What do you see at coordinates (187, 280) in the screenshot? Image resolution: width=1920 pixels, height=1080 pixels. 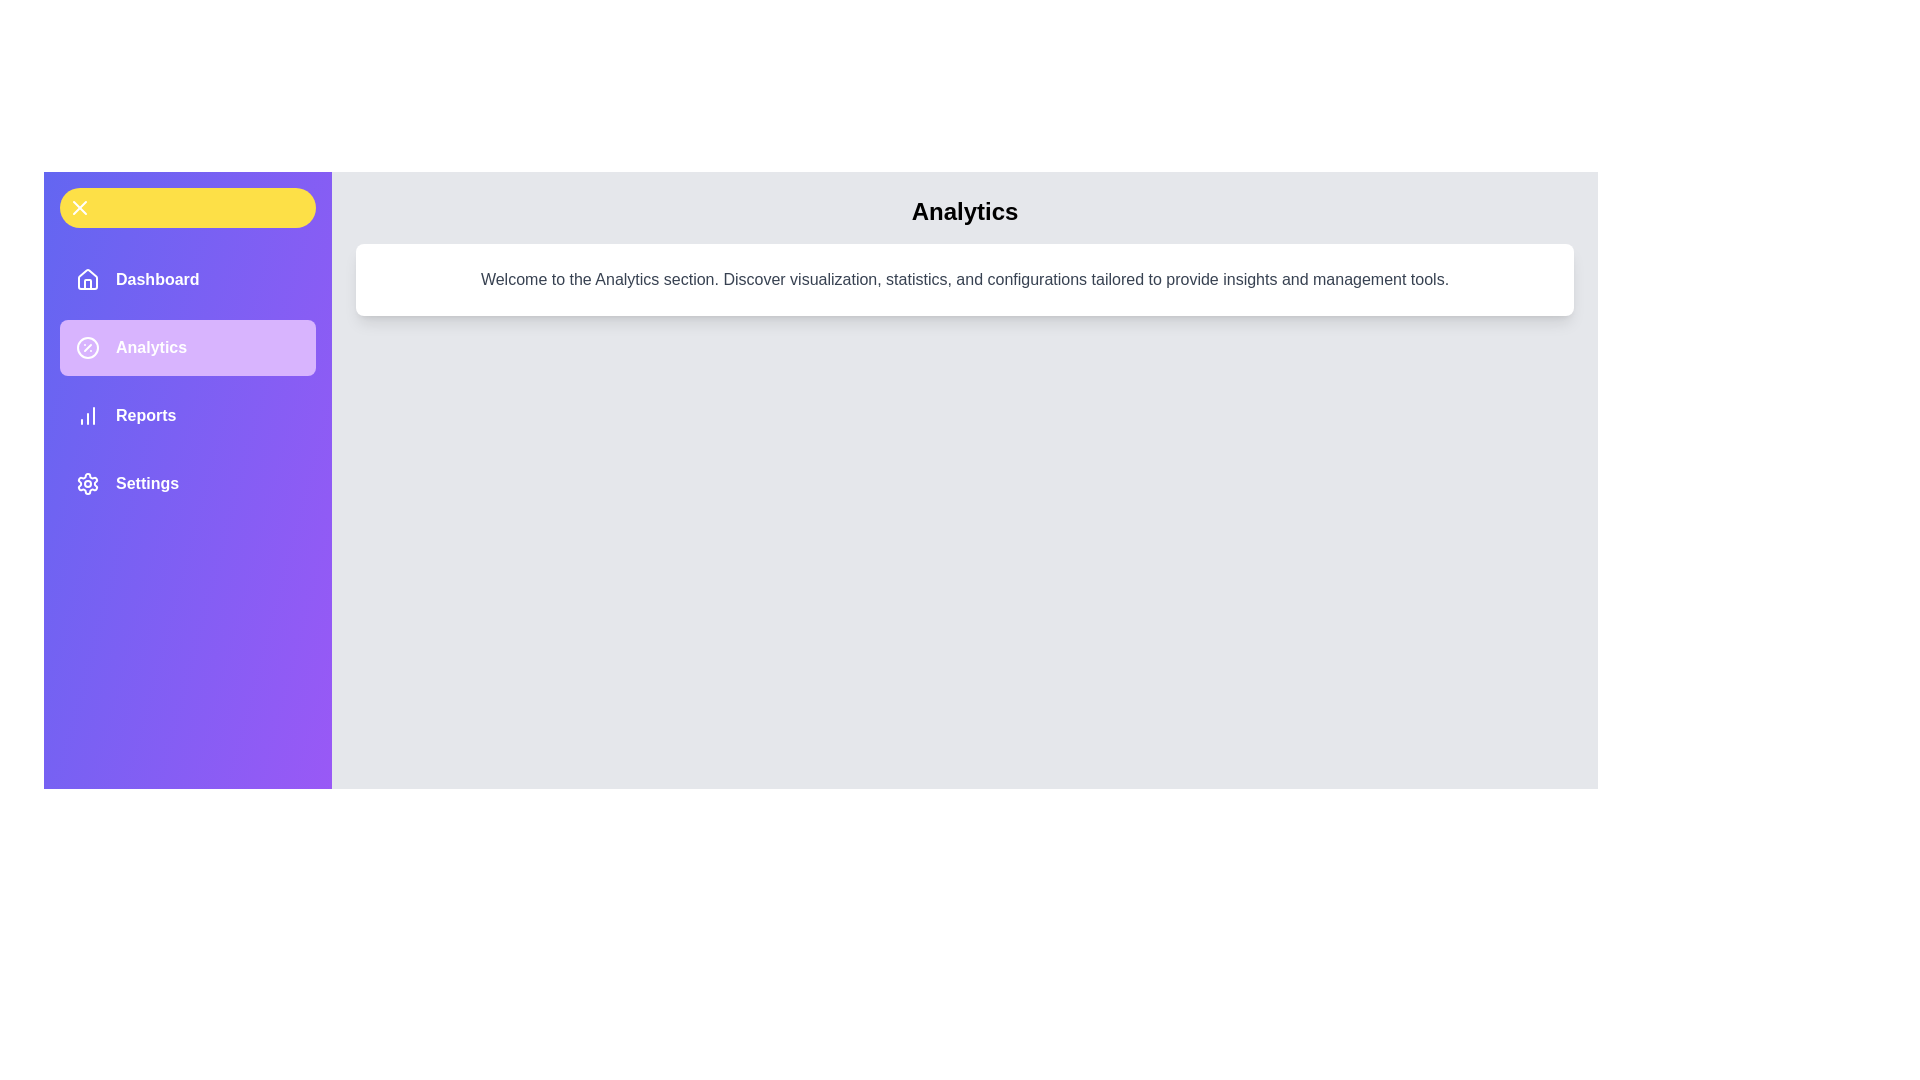 I see `the menu item labeled Dashboard to observe its hover effect` at bounding box center [187, 280].